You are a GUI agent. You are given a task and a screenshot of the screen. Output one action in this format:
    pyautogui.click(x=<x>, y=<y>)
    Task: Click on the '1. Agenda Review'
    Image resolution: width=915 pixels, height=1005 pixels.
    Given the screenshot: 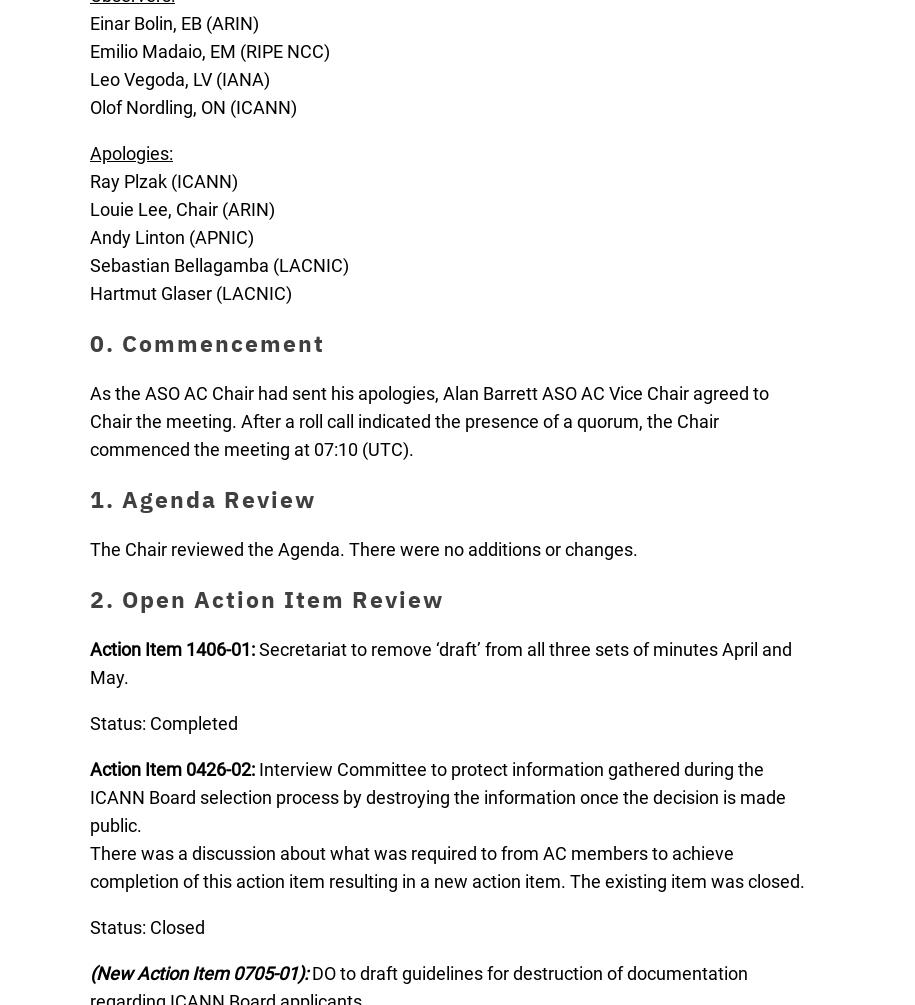 What is the action you would take?
    pyautogui.click(x=202, y=499)
    